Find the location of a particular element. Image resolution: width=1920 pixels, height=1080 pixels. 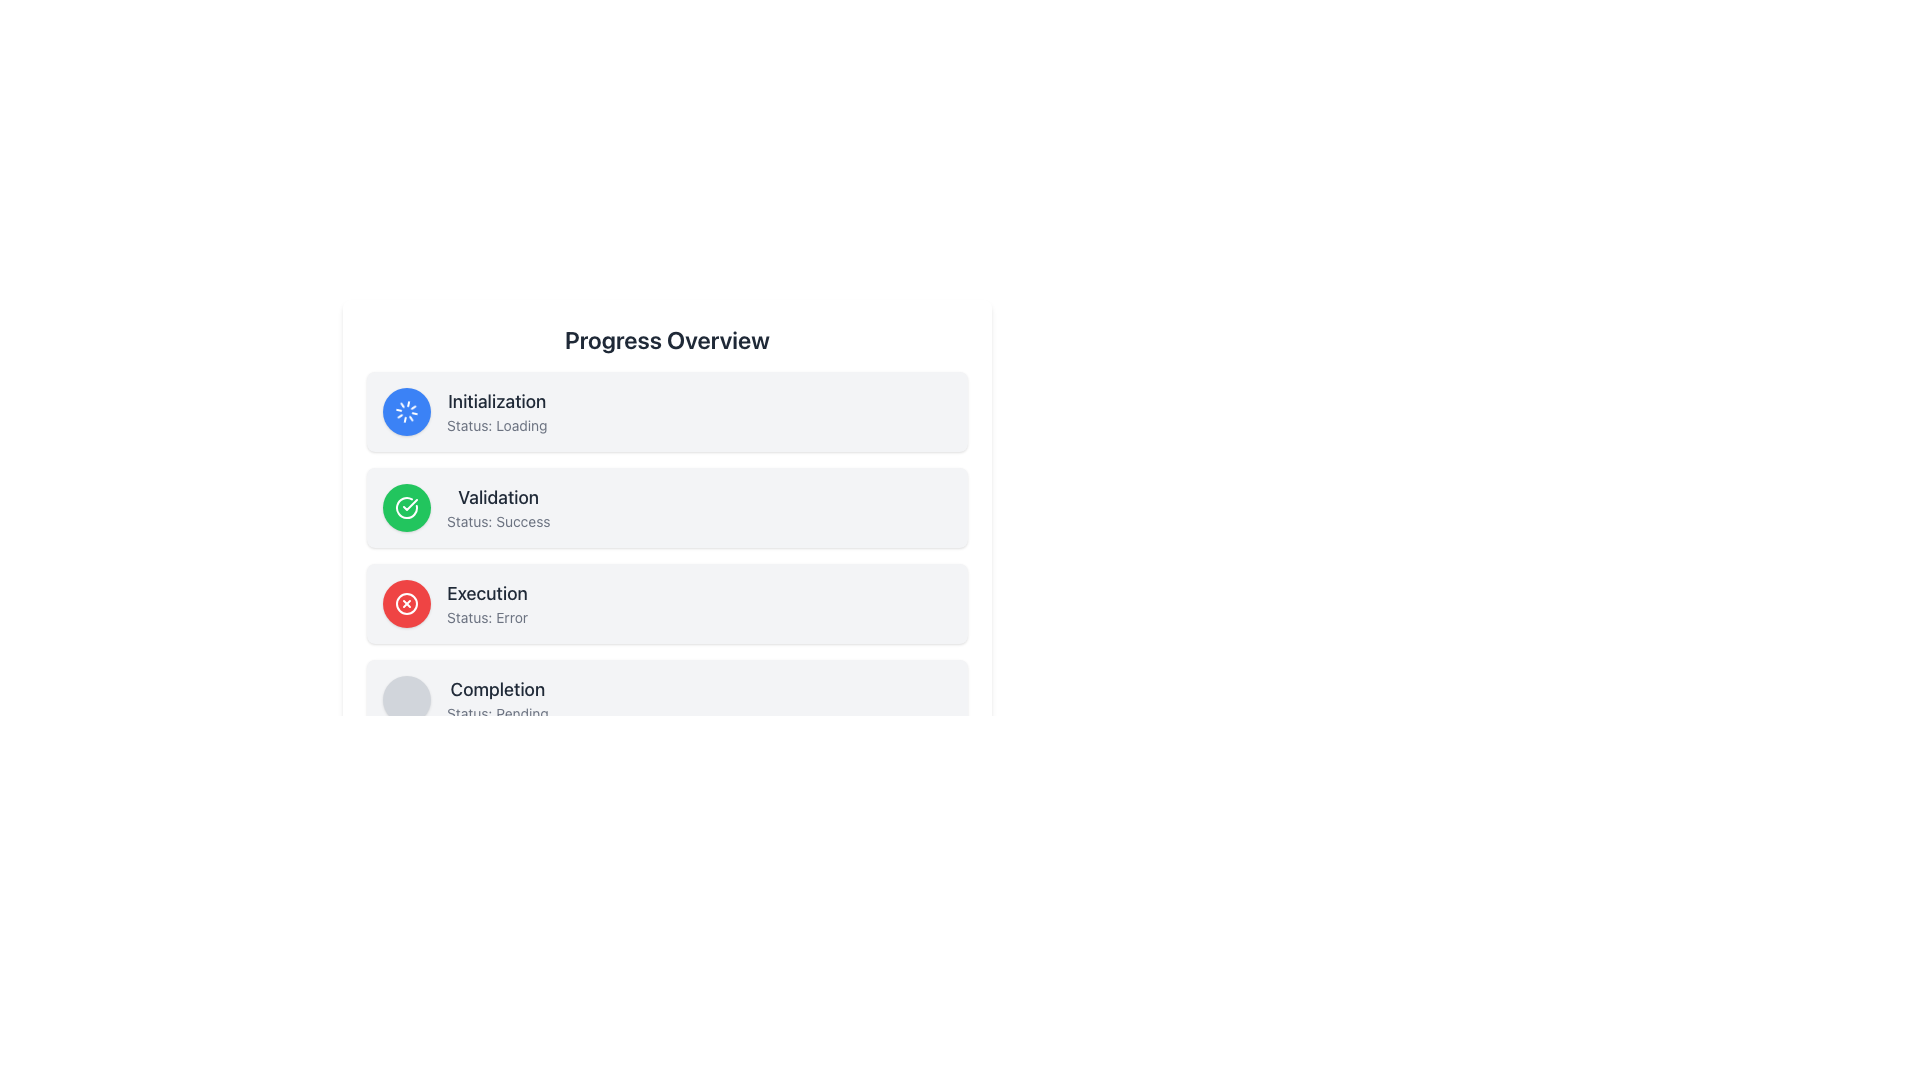

text from the title label located on the second row of progress steps, positioned to the right of the green success icon is located at coordinates (498, 496).